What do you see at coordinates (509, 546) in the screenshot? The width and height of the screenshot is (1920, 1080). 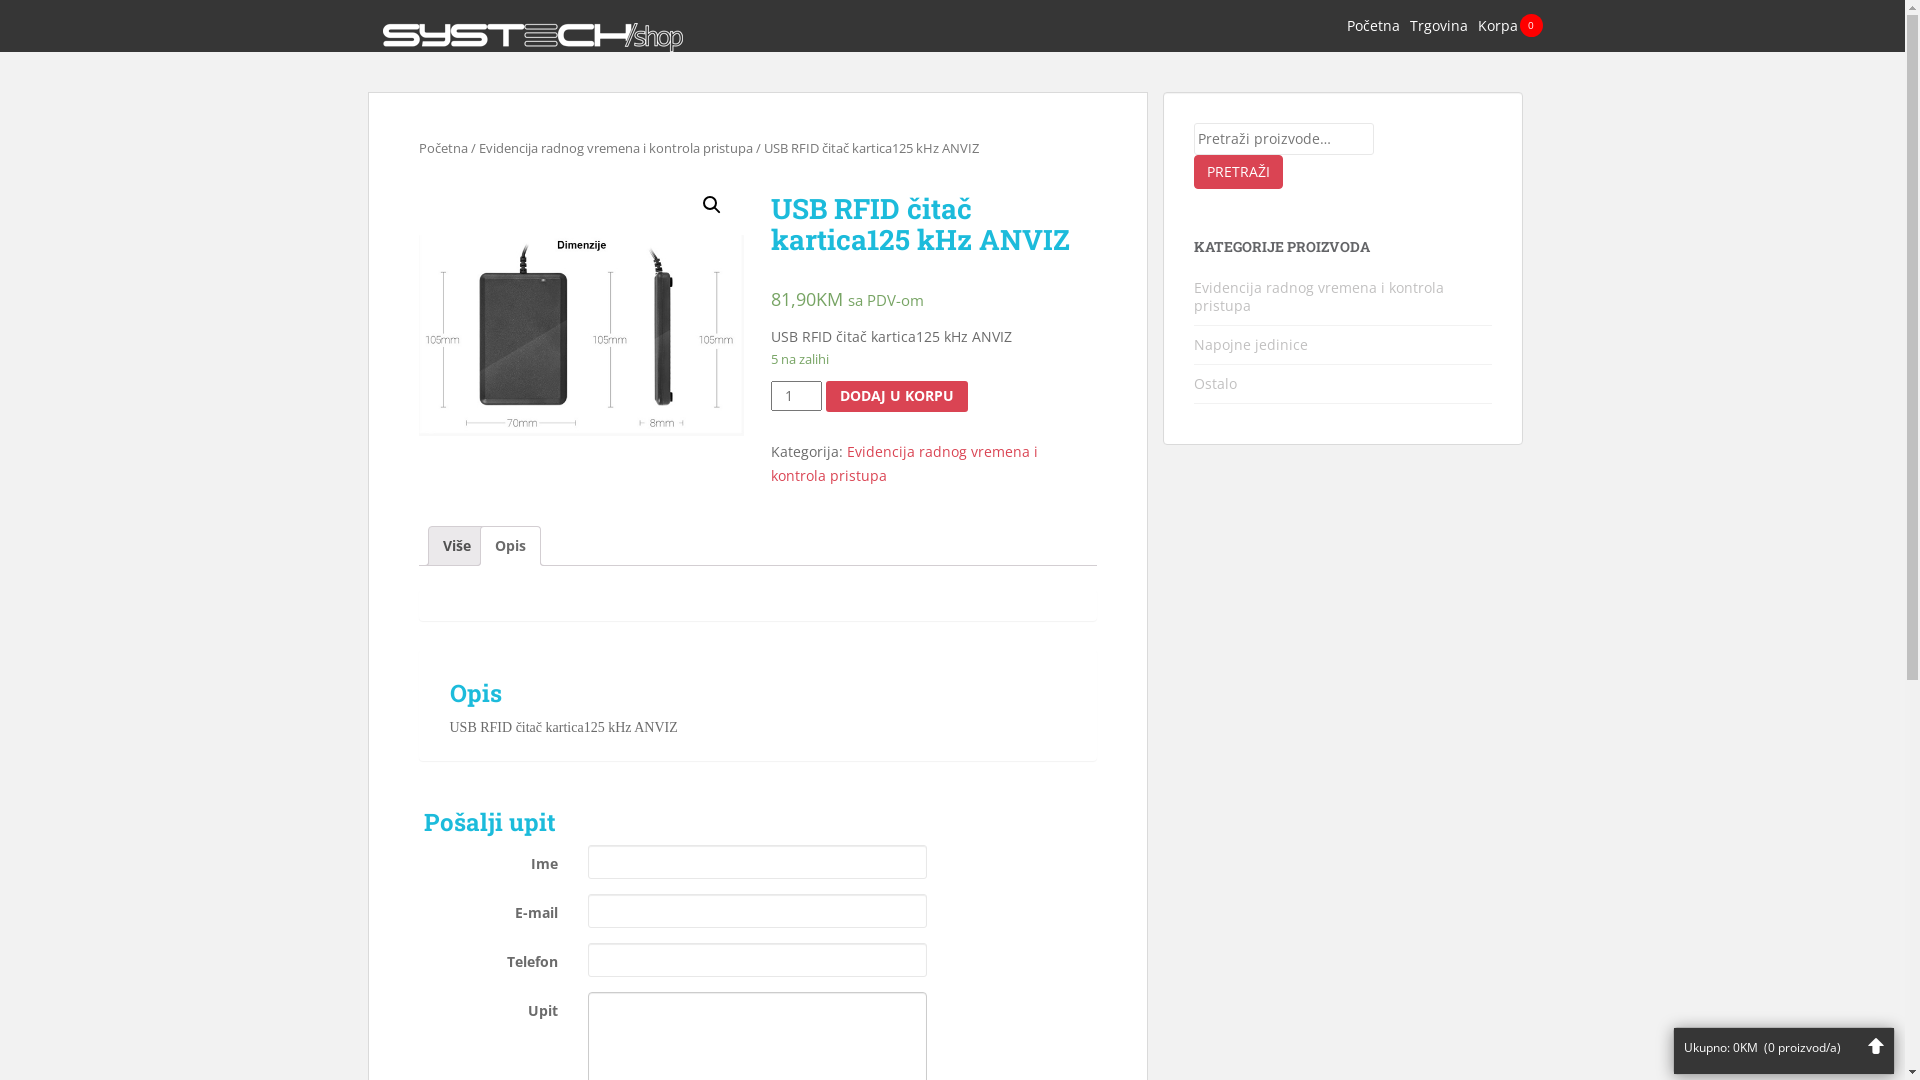 I see `'Opis'` at bounding box center [509, 546].